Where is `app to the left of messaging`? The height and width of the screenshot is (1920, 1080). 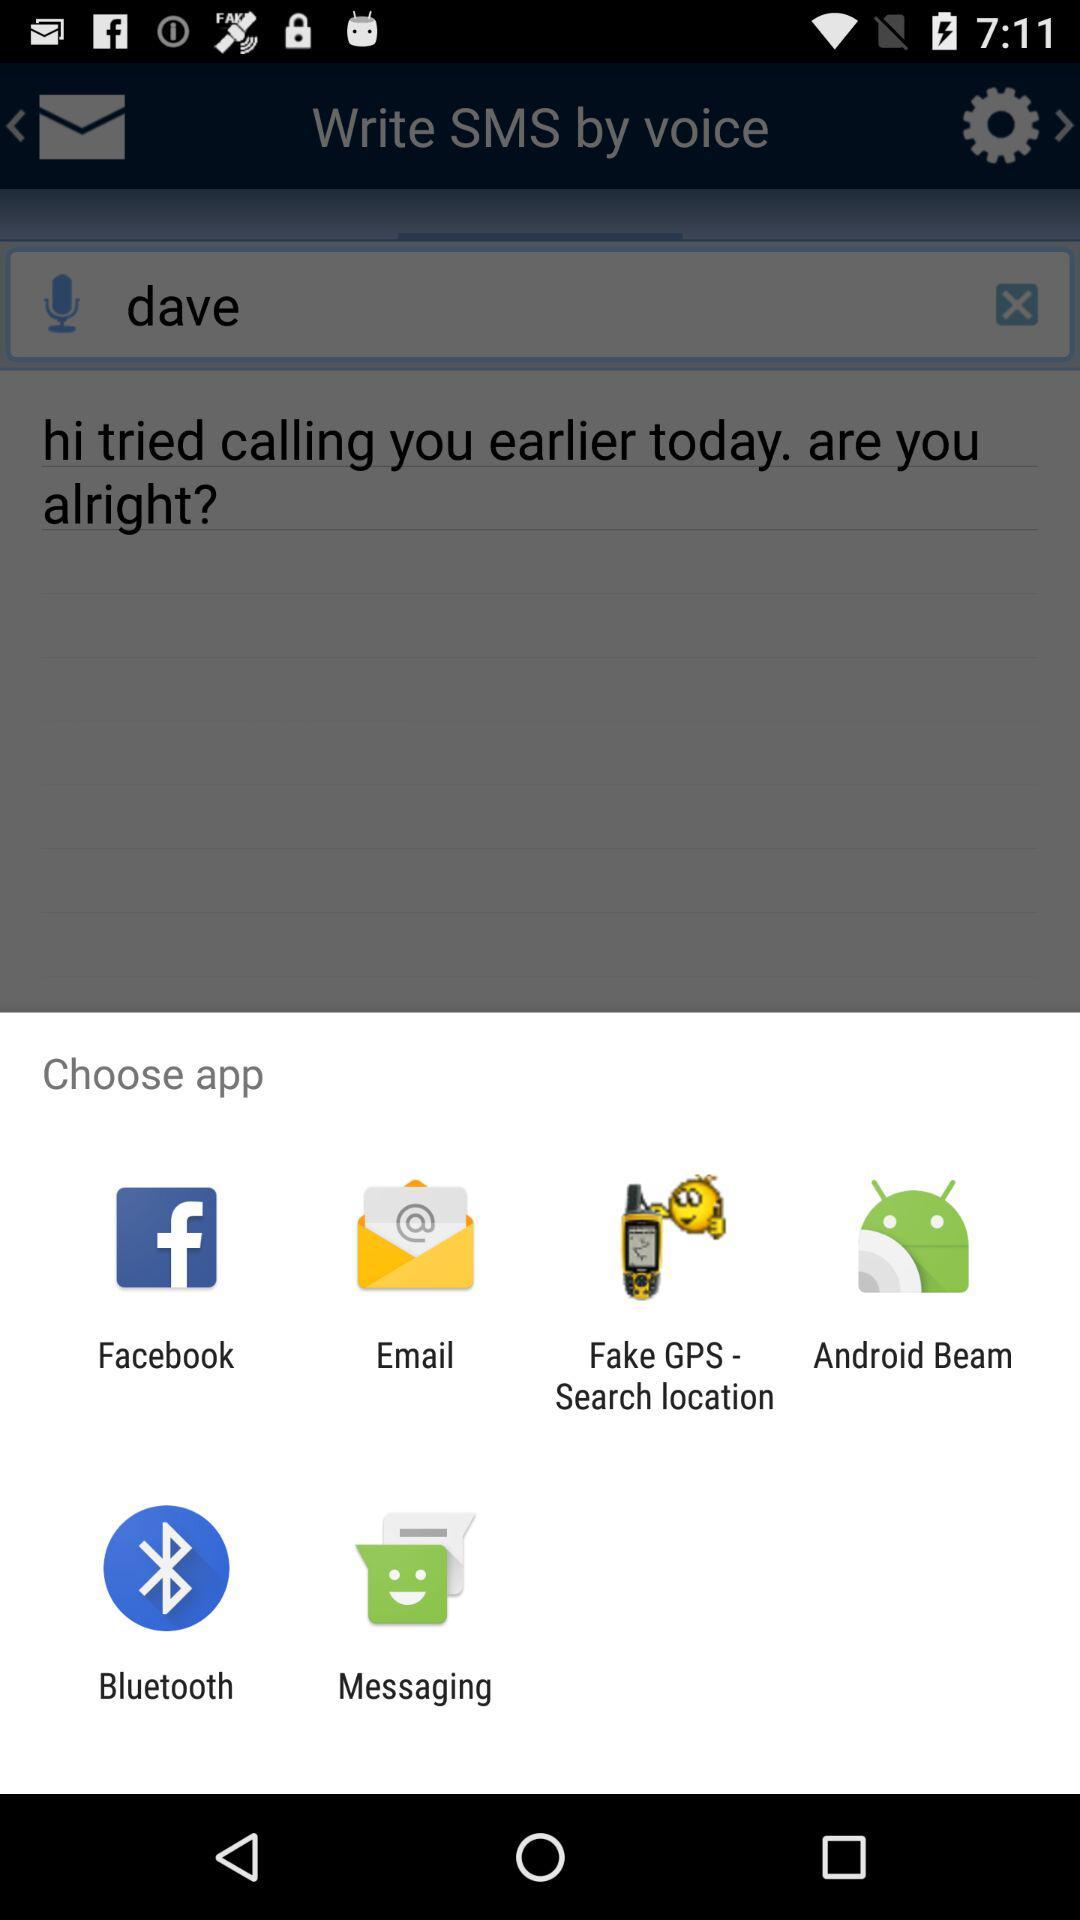 app to the left of messaging is located at coordinates (165, 1705).